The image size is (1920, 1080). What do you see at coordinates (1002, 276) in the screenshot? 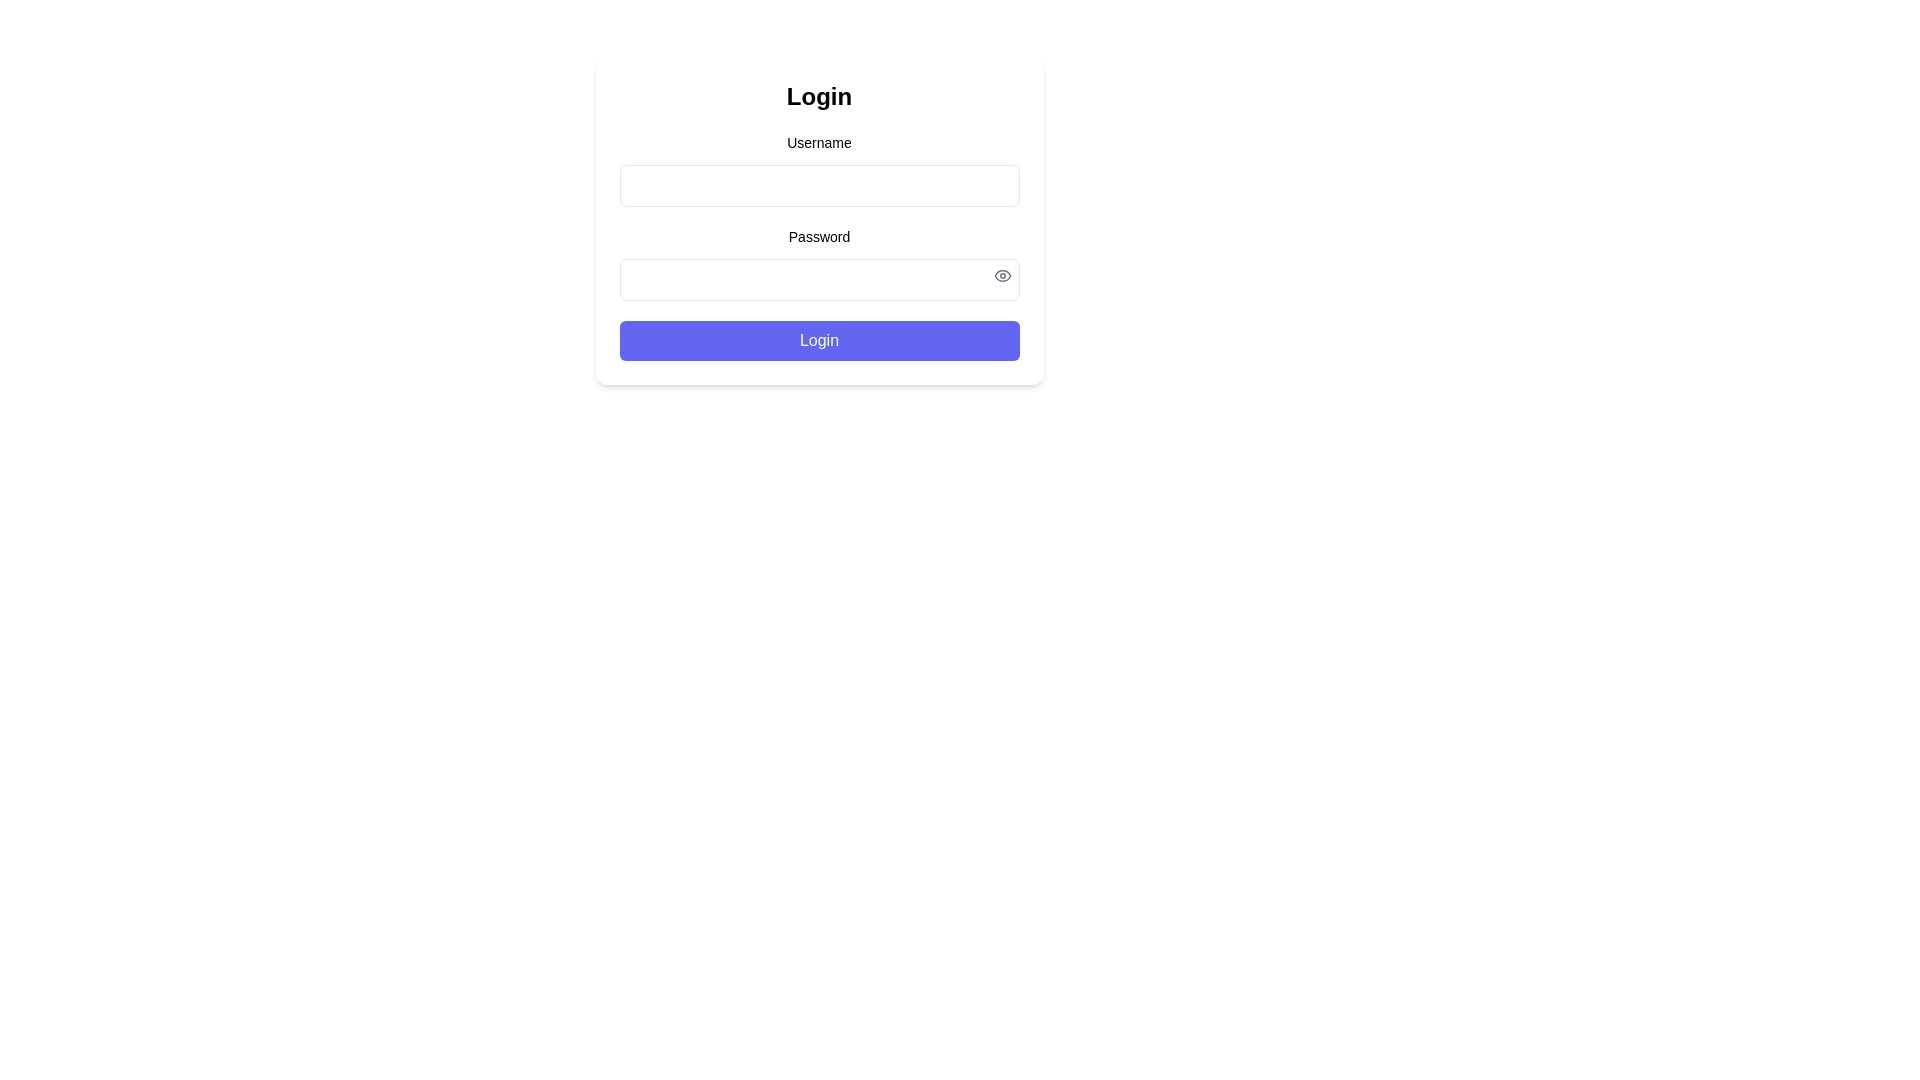
I see `the eye icon button located at the right end of the password input field in the login form` at bounding box center [1002, 276].